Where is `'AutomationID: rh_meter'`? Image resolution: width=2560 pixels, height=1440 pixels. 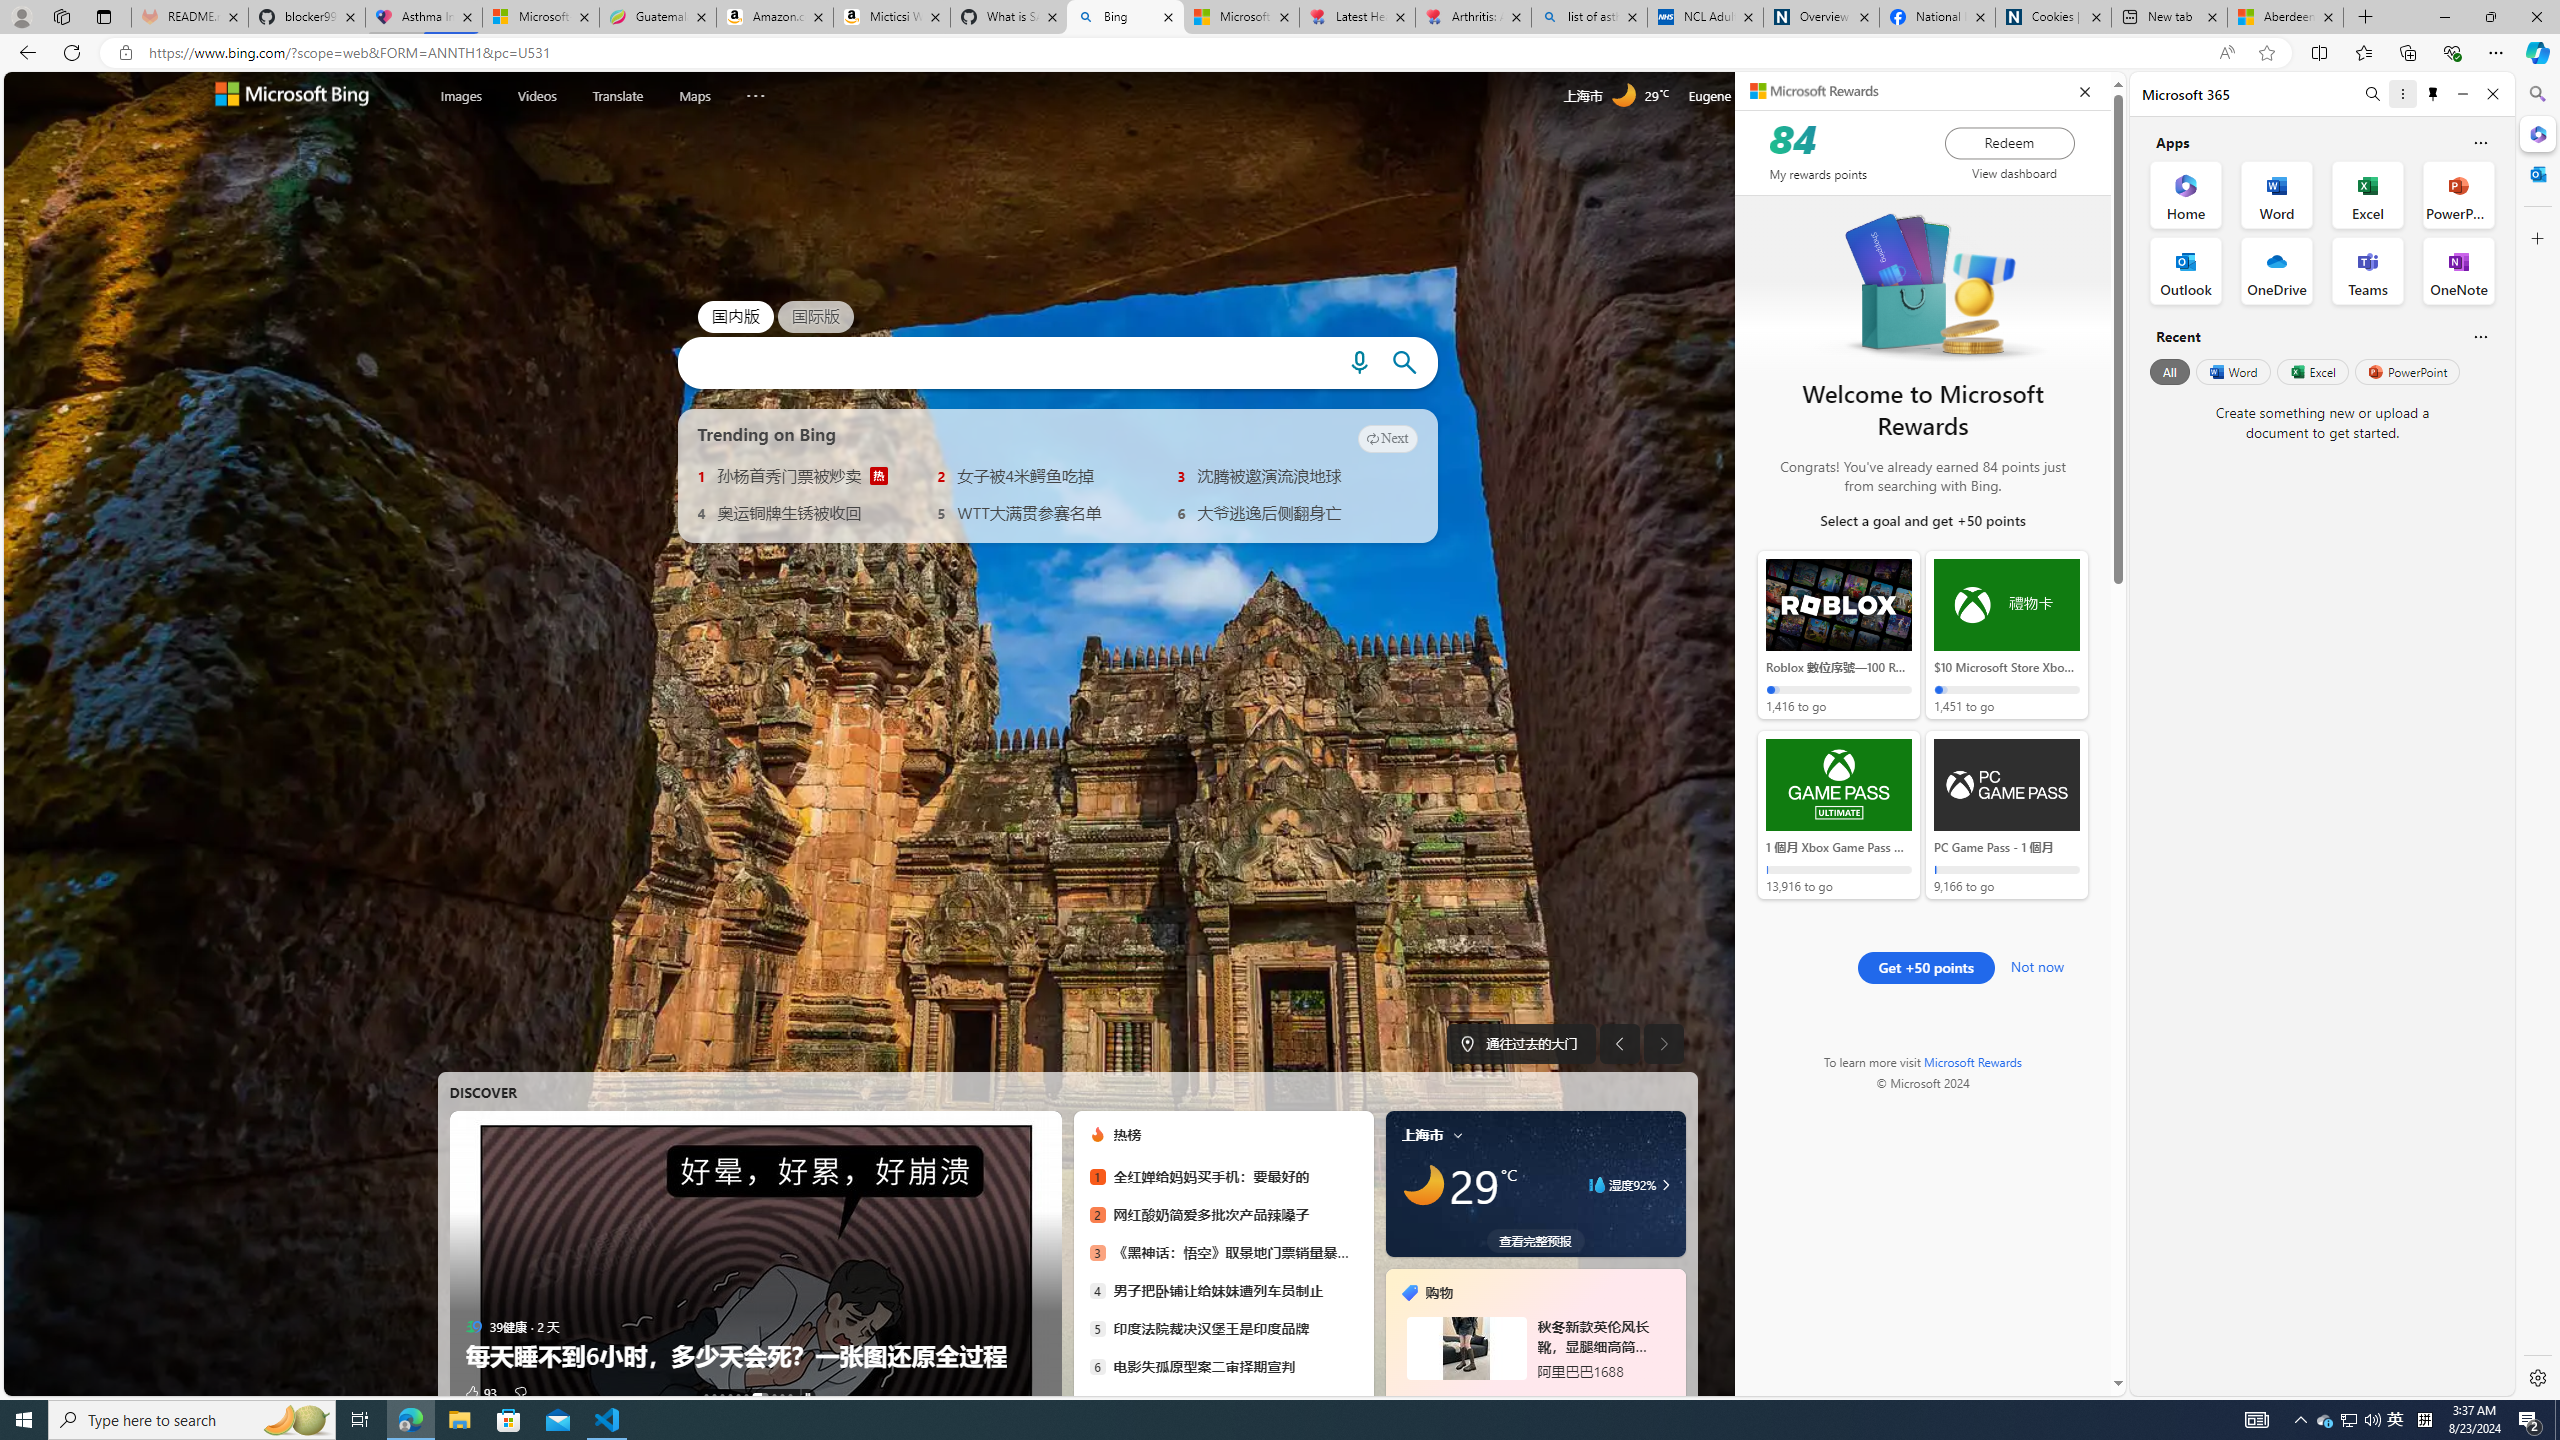
'AutomationID: rh_meter' is located at coordinates (1825, 95).